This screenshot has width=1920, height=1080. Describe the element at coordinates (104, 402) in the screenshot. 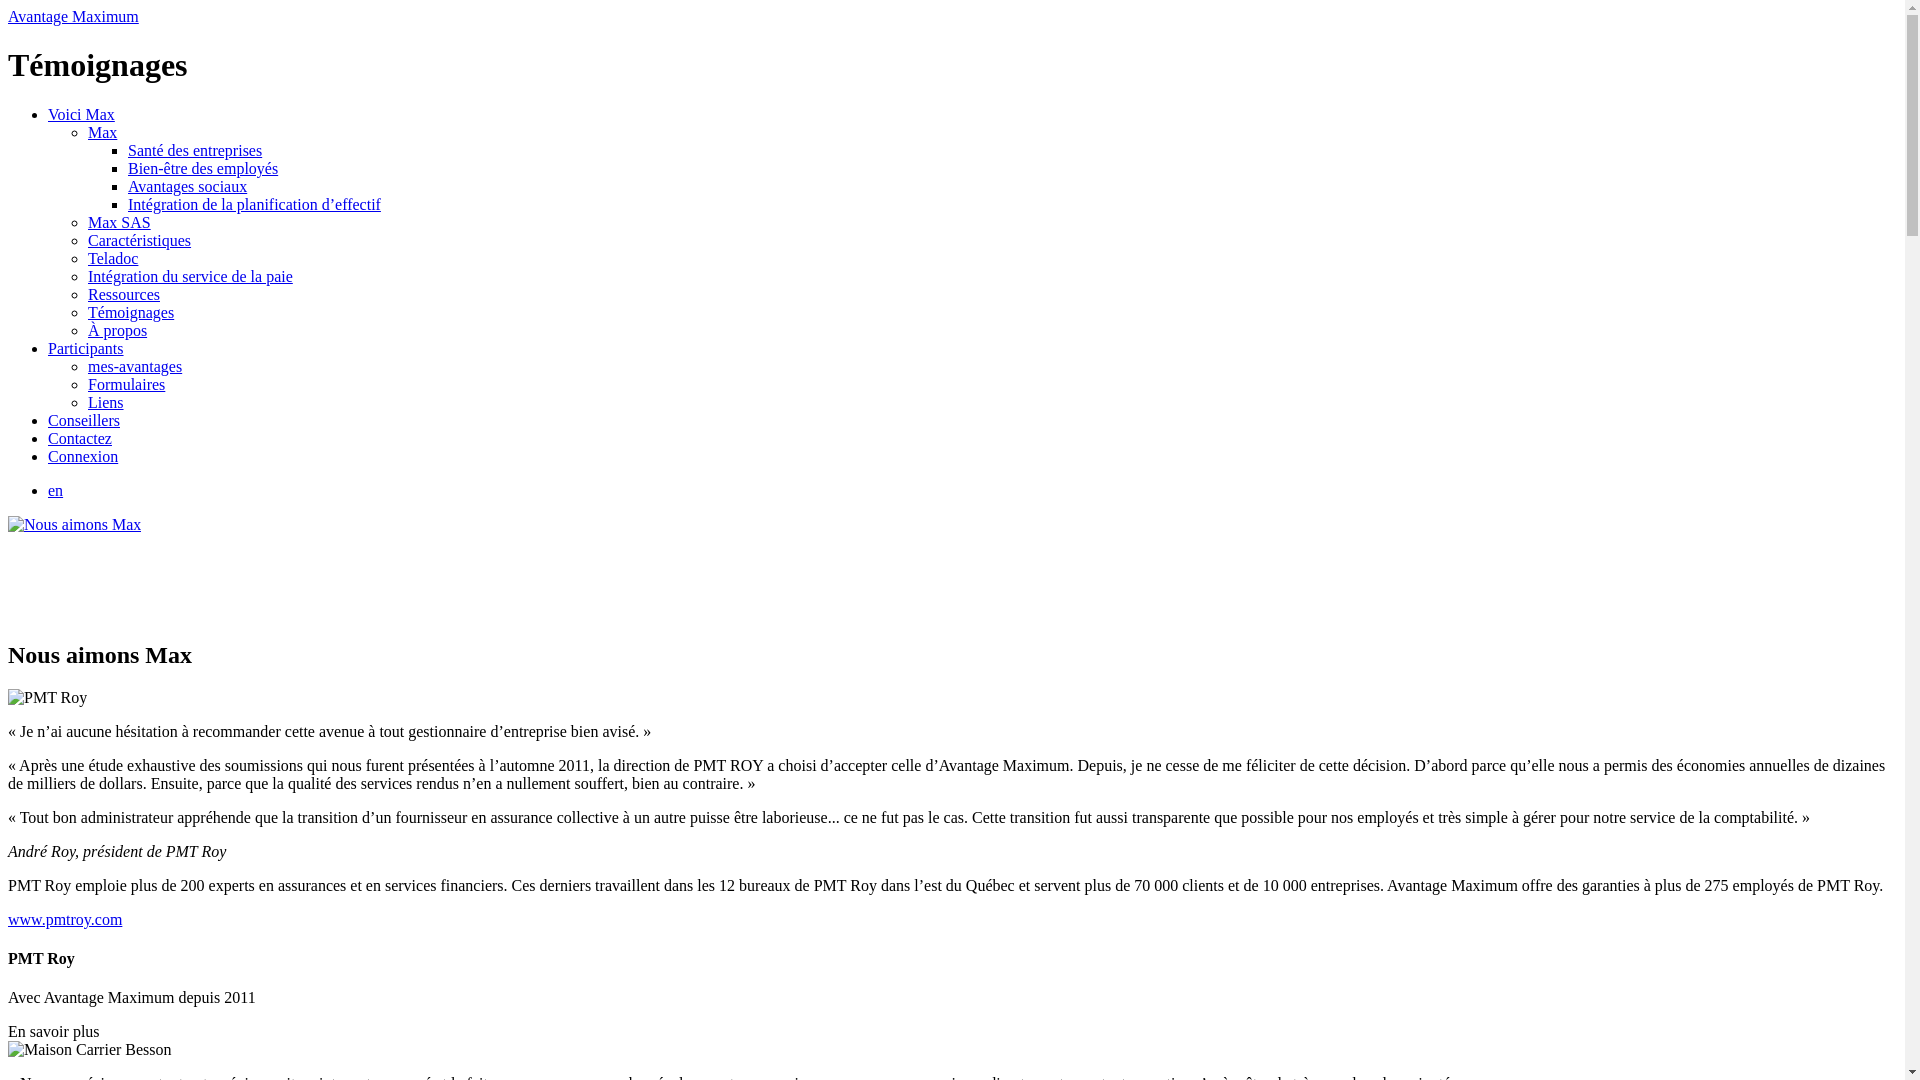

I see `'Liens'` at that location.